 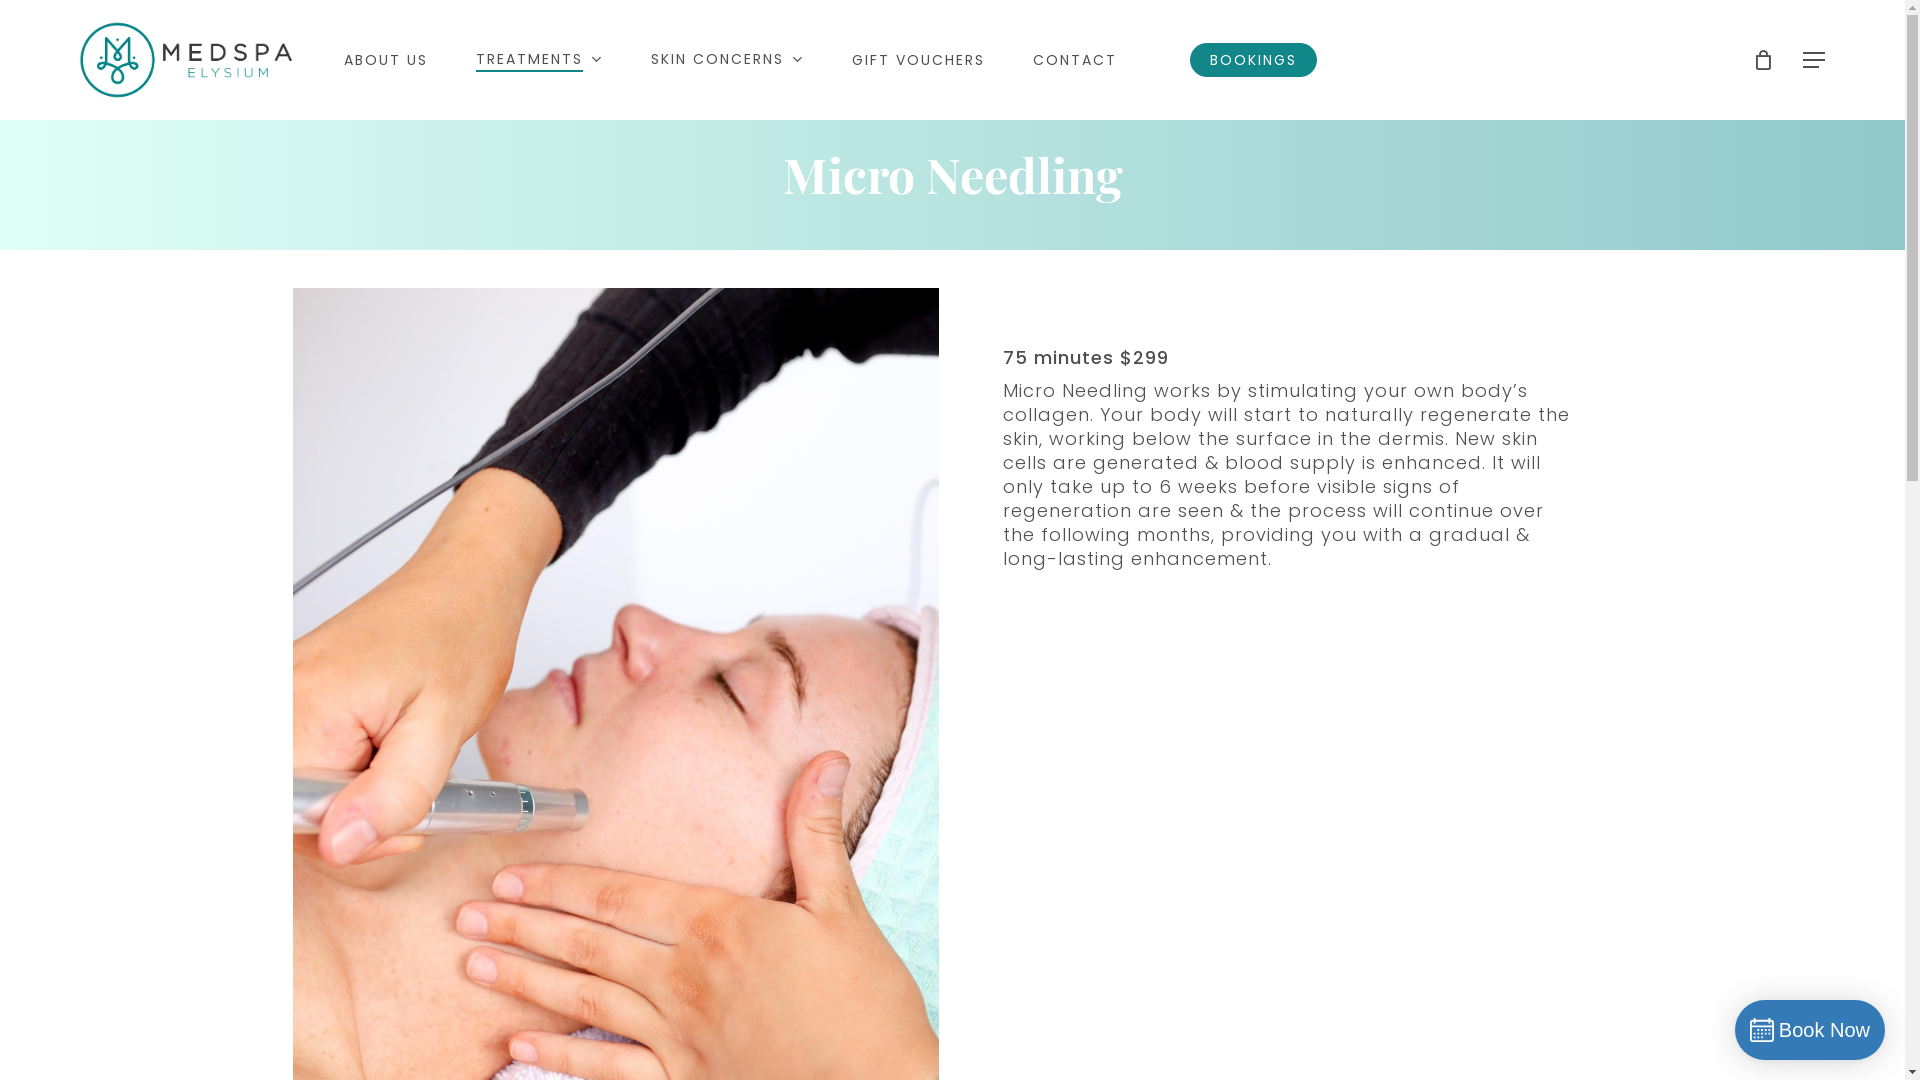 What do you see at coordinates (1866, 10) in the screenshot?
I see `'Menu'` at bounding box center [1866, 10].